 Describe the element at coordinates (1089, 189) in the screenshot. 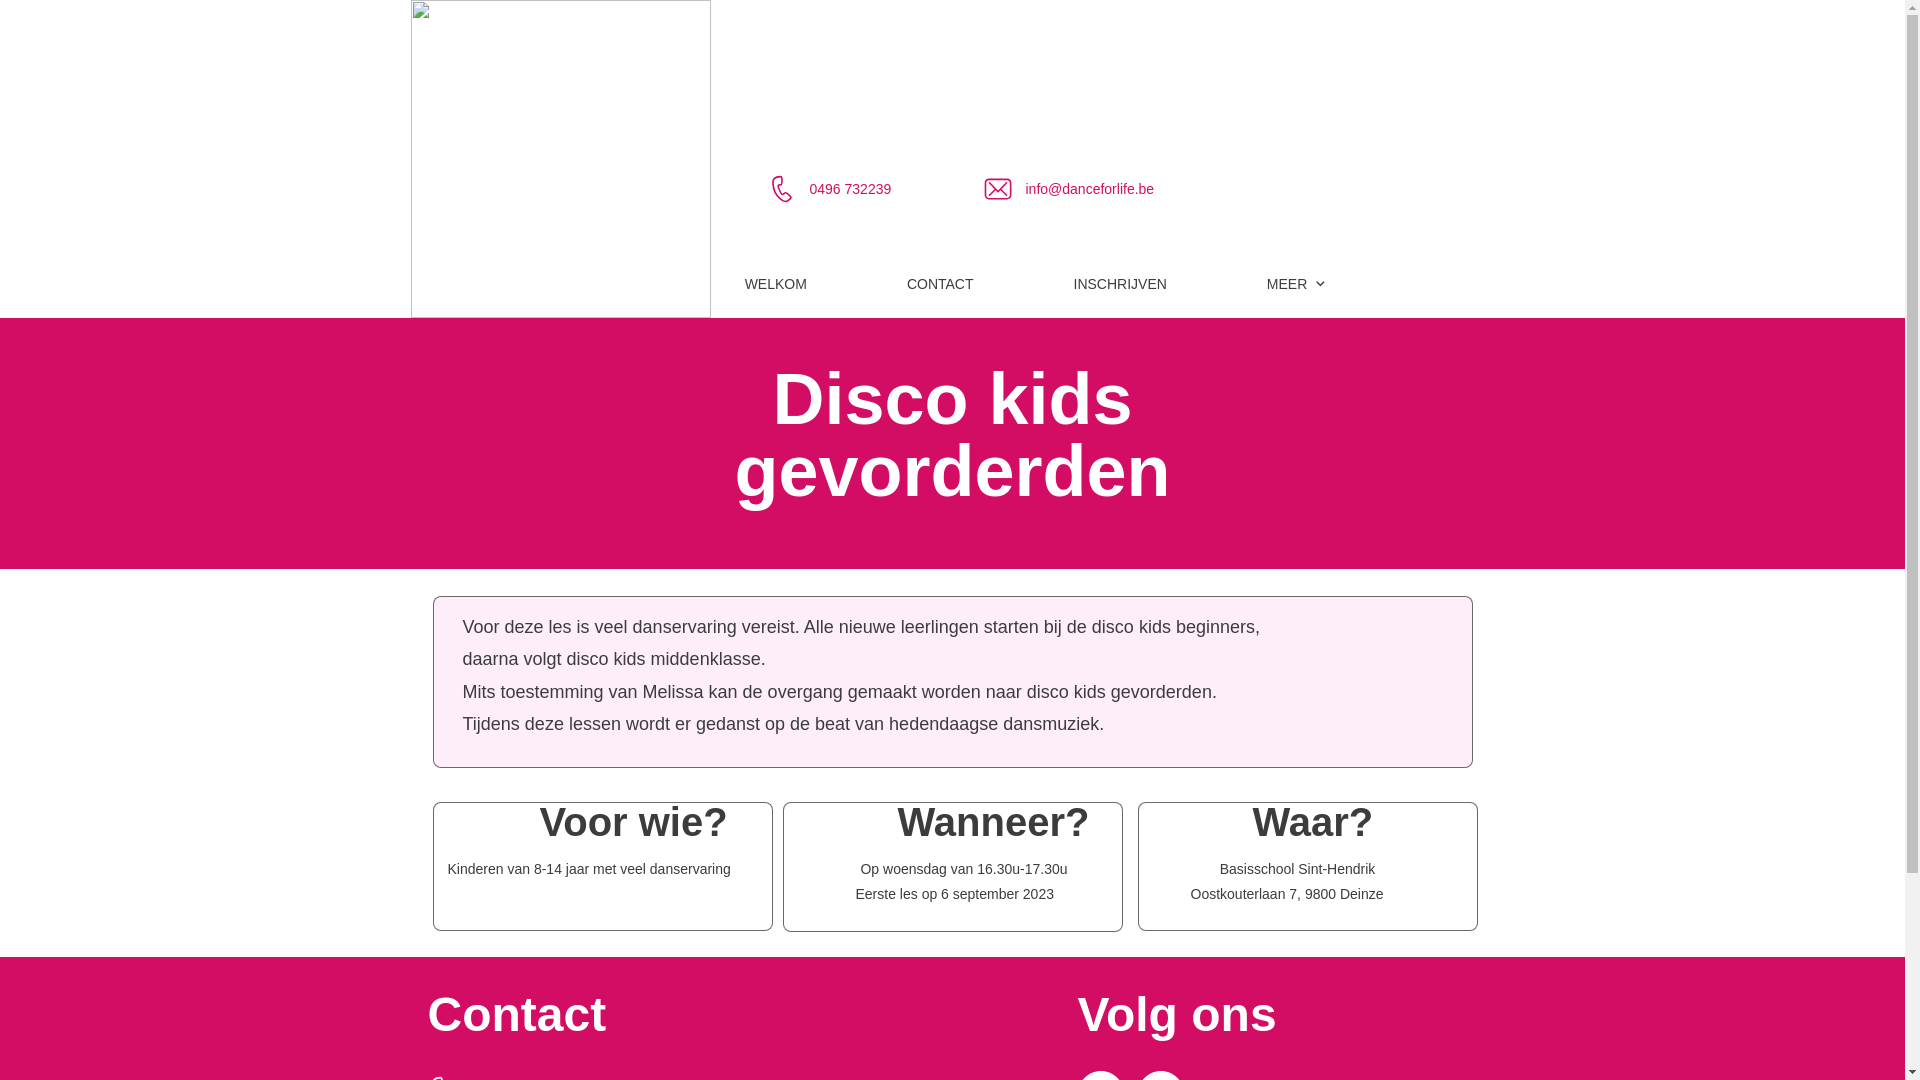

I see `'info@danceforlife.be'` at that location.